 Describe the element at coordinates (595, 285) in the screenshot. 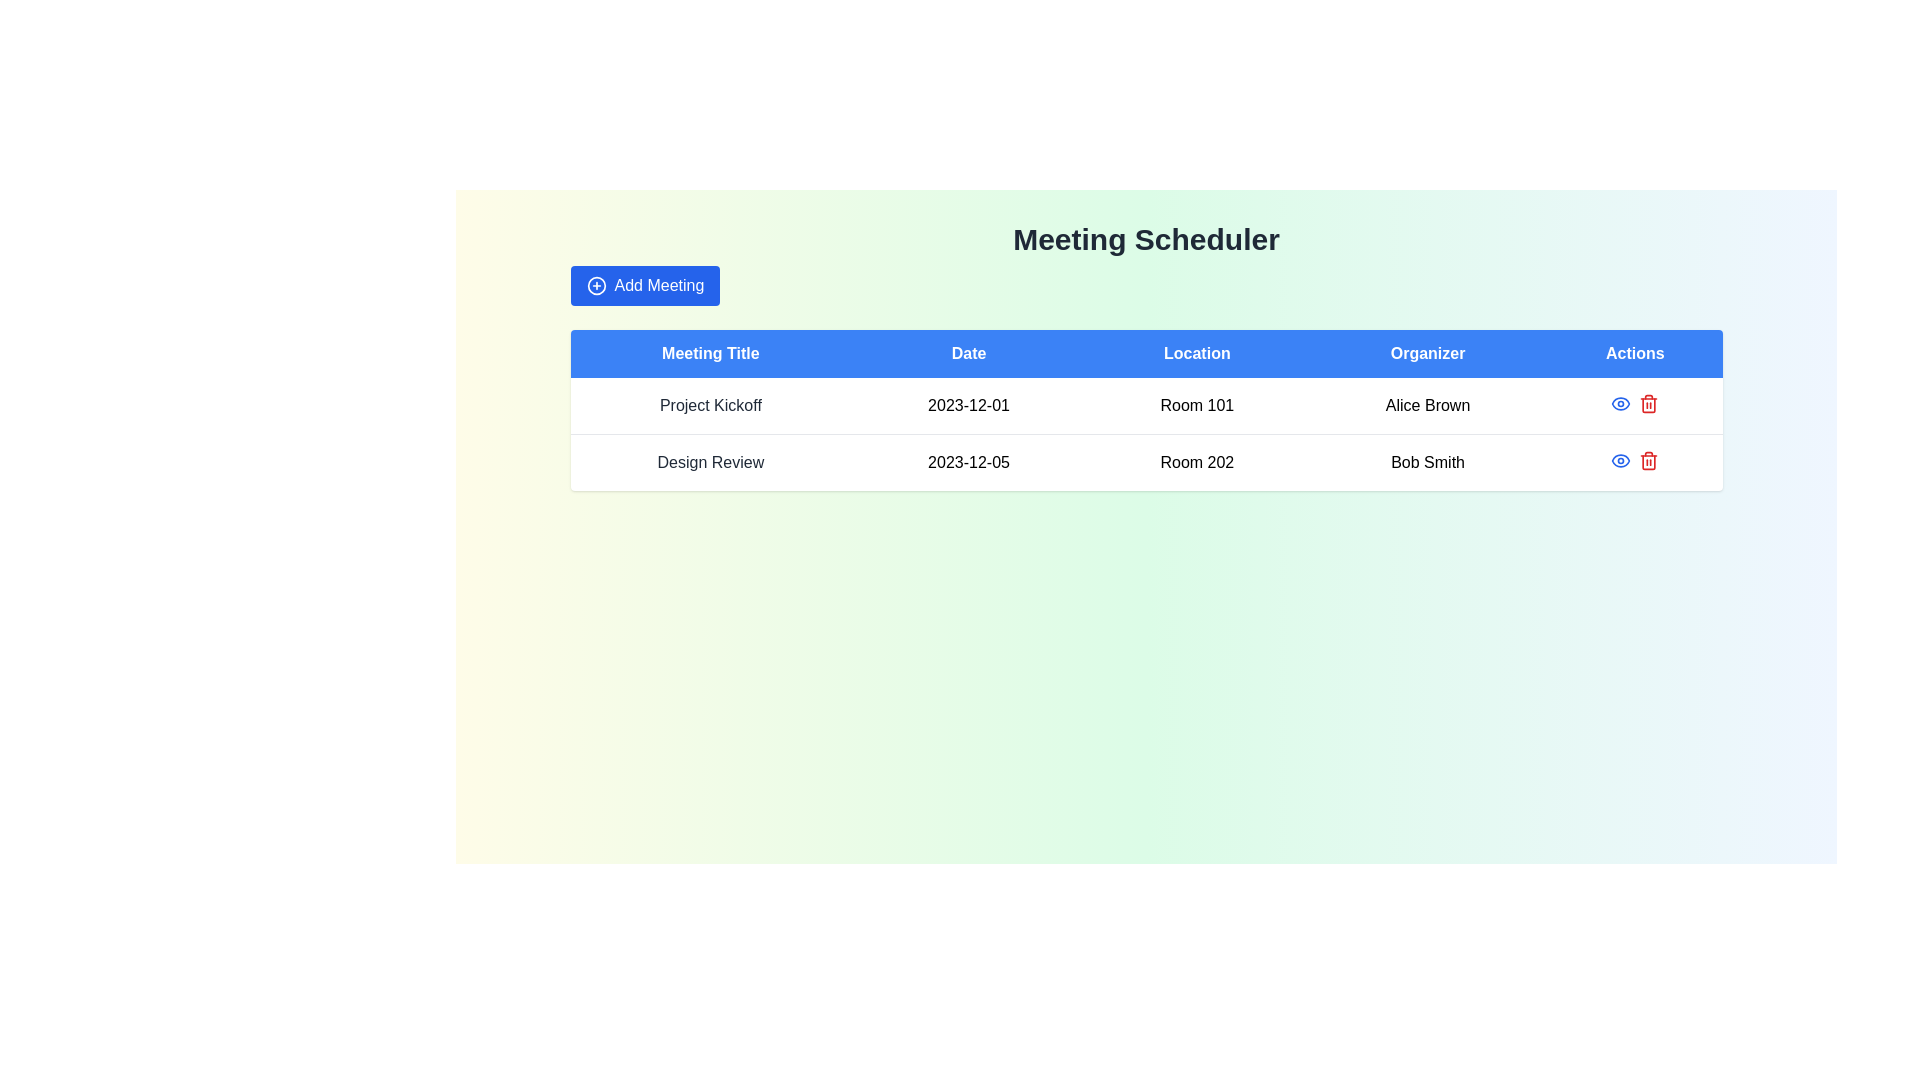

I see `the icon located within the round 'Add Meeting' button at the top of the interface` at that location.